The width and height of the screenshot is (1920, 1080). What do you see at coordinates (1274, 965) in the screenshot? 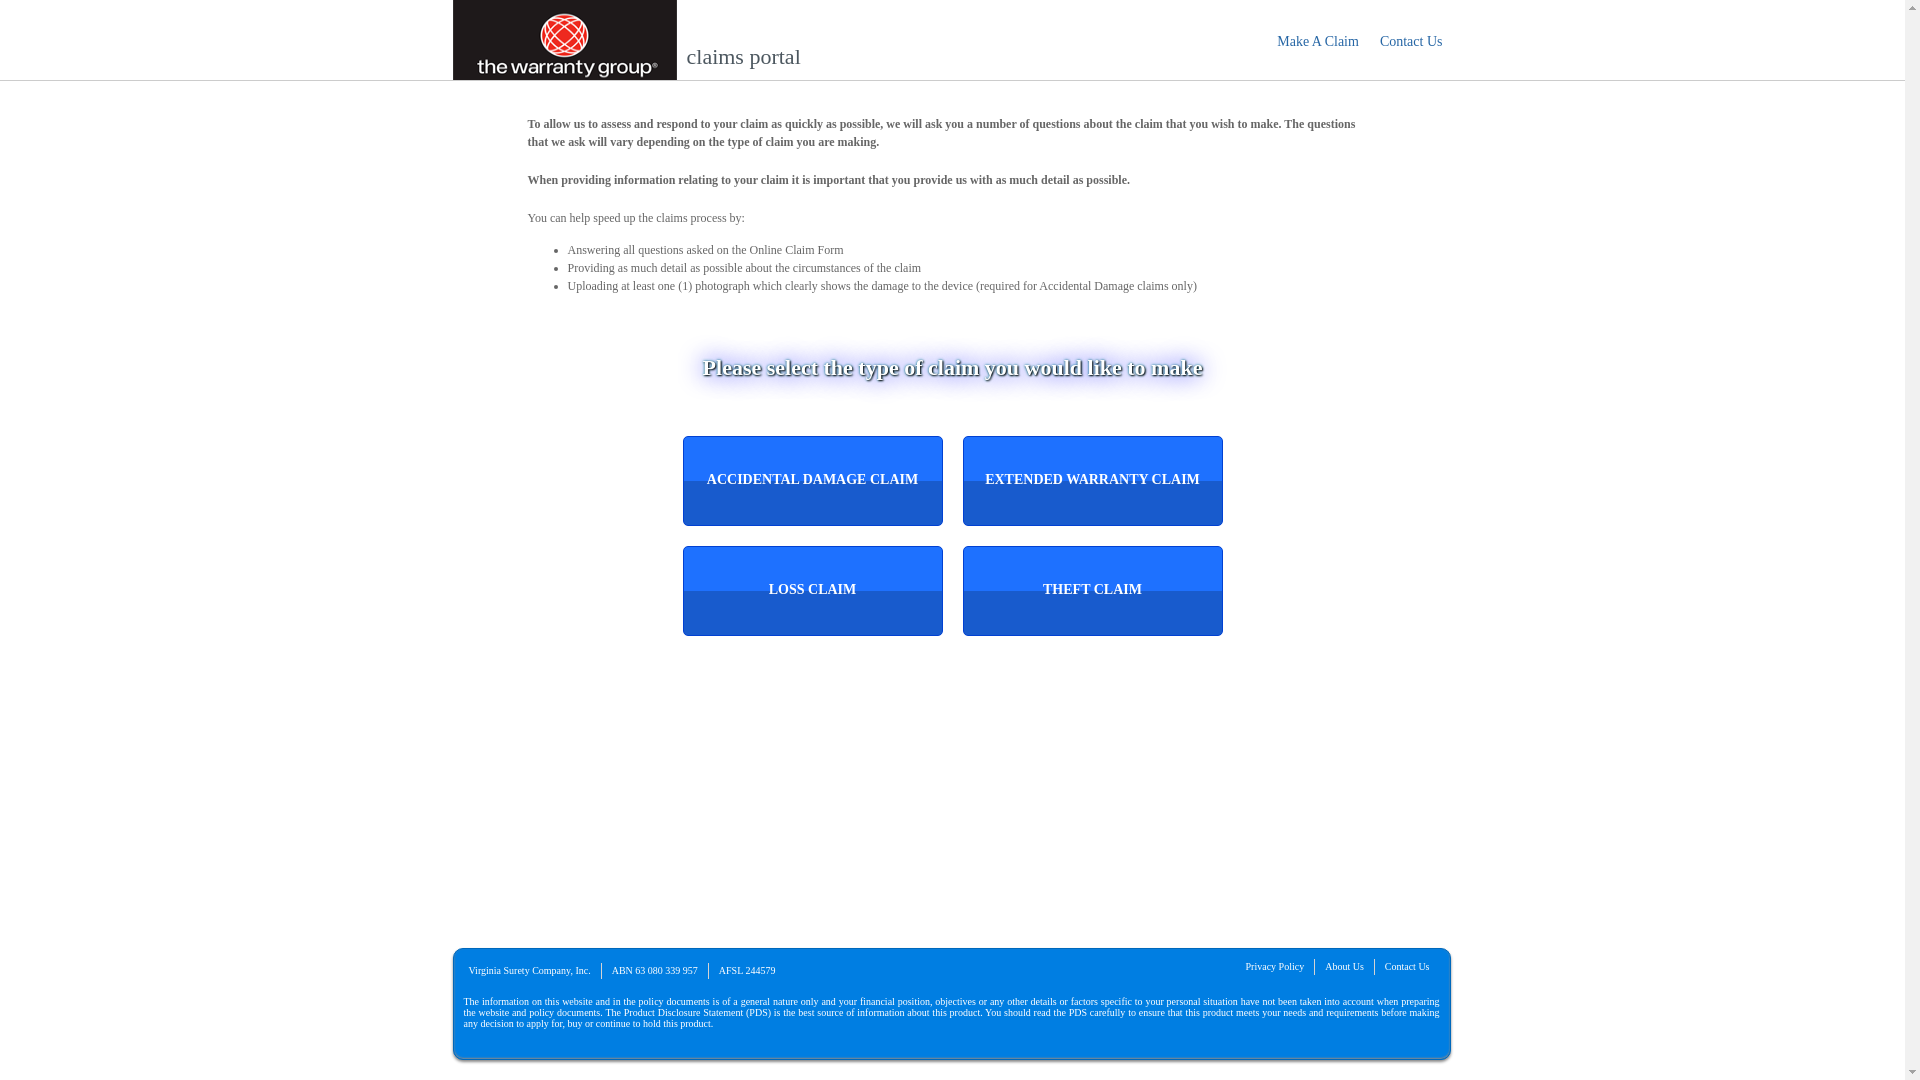
I see `'Privacy Policy'` at bounding box center [1274, 965].